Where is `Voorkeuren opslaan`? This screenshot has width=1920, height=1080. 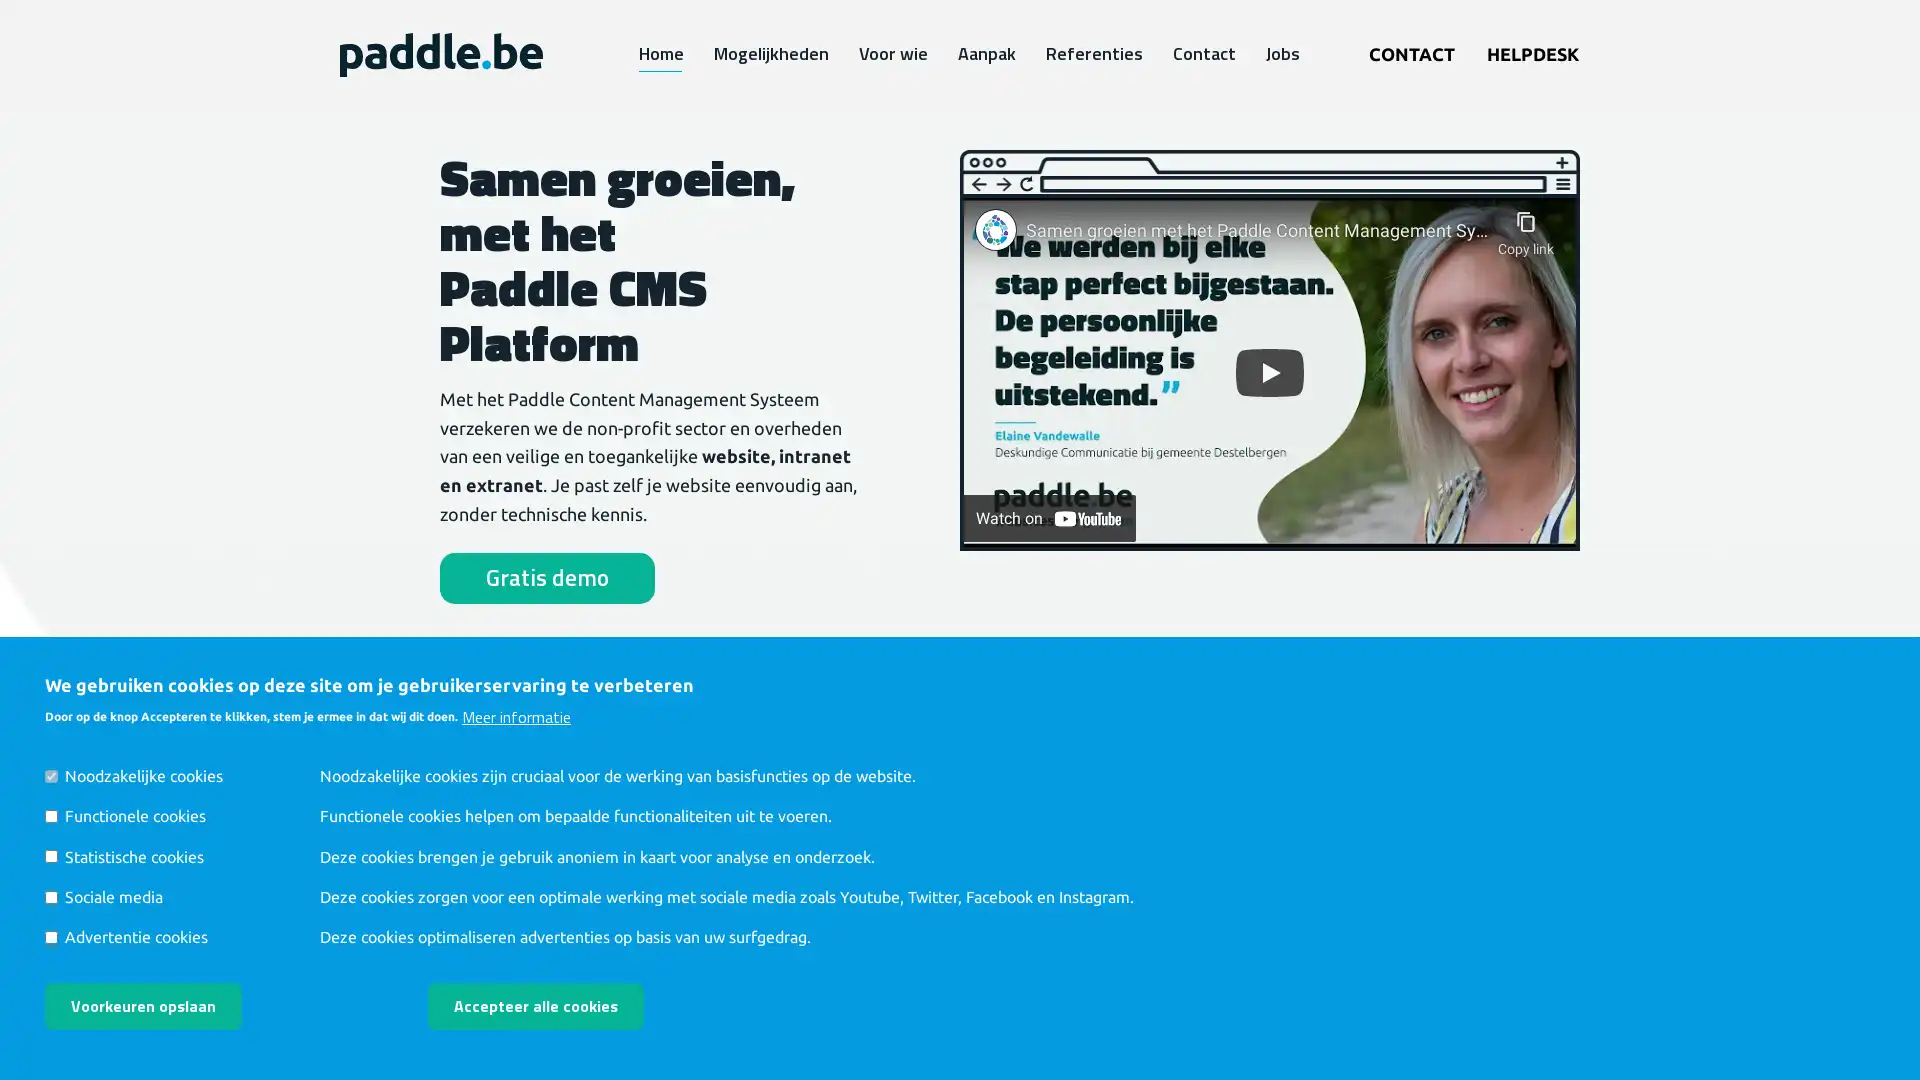
Voorkeuren opslaan is located at coordinates (142, 1006).